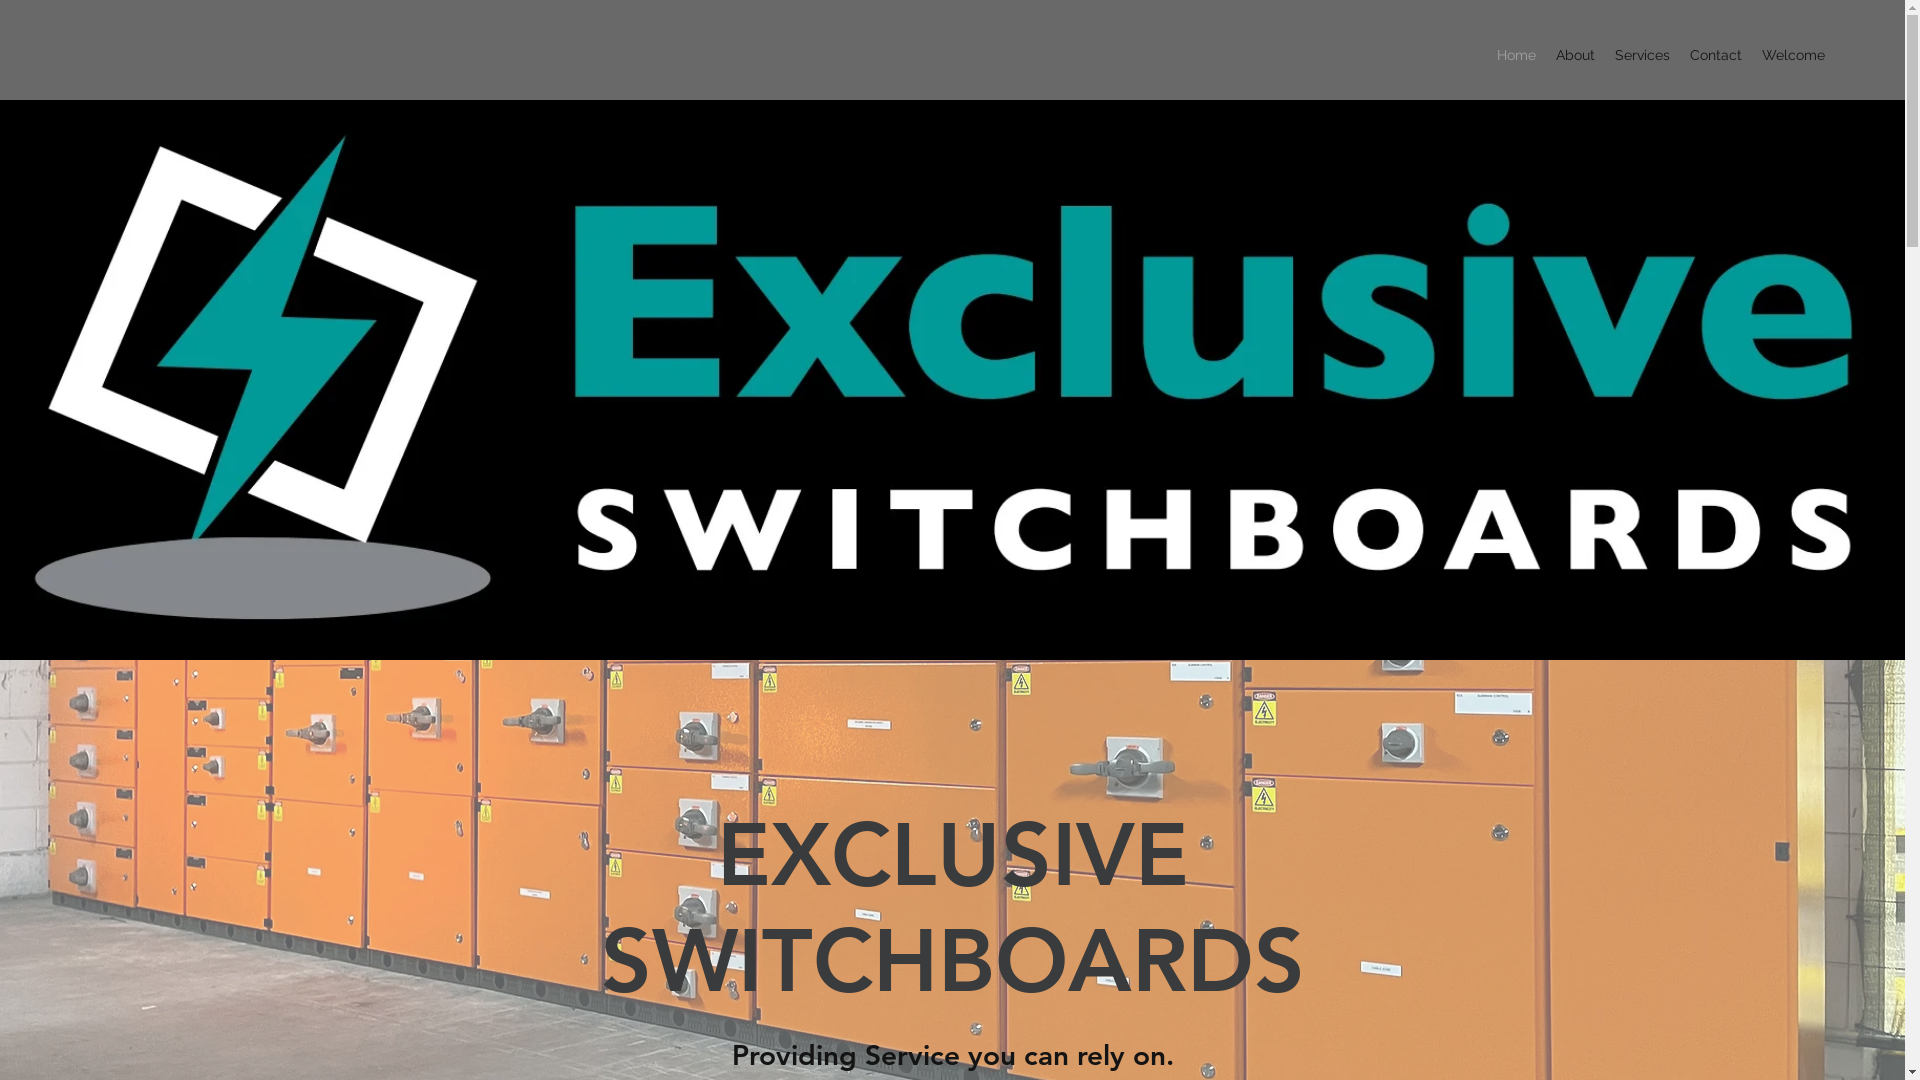 Image resolution: width=1920 pixels, height=1080 pixels. What do you see at coordinates (1793, 53) in the screenshot?
I see `'Welcome'` at bounding box center [1793, 53].